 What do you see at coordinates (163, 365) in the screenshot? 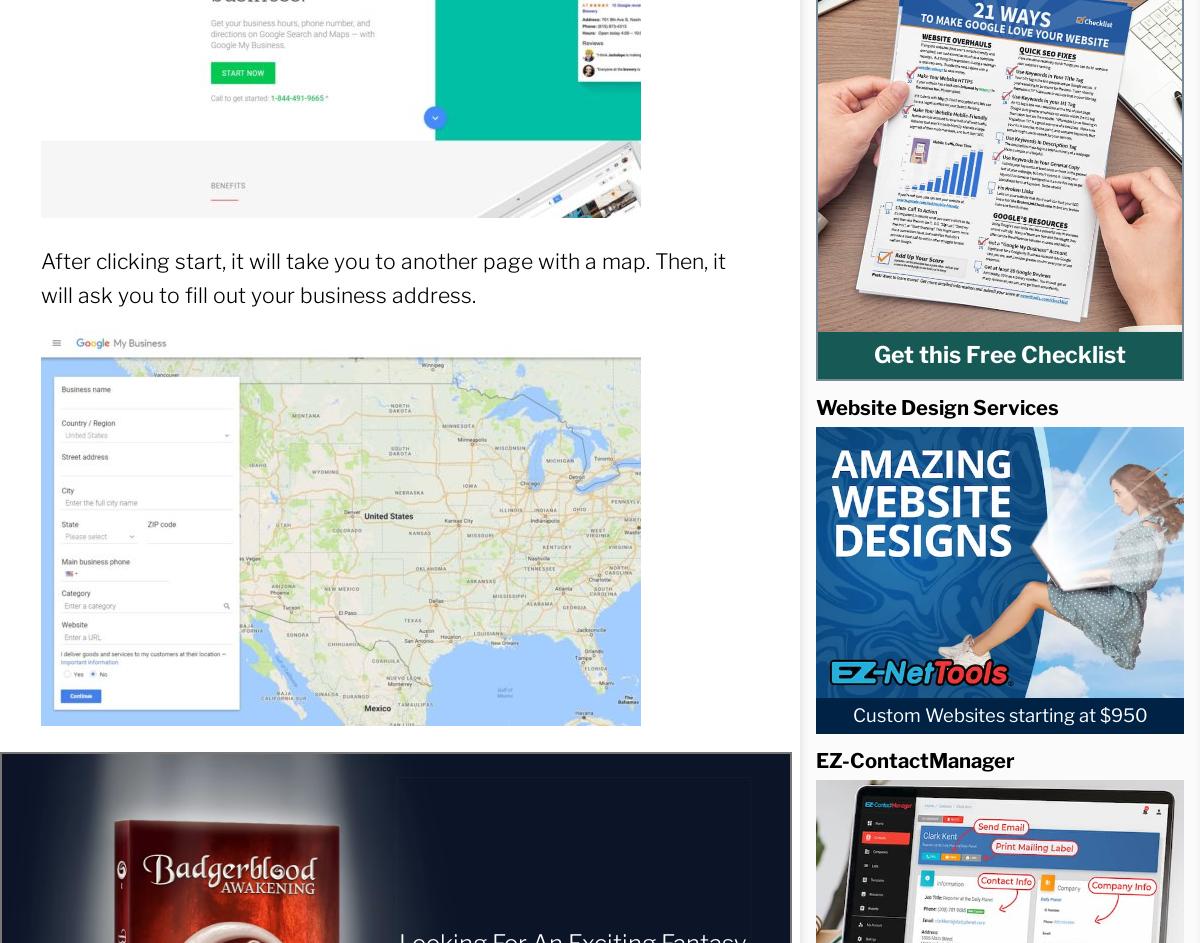
I see `'Webinars'` at bounding box center [163, 365].